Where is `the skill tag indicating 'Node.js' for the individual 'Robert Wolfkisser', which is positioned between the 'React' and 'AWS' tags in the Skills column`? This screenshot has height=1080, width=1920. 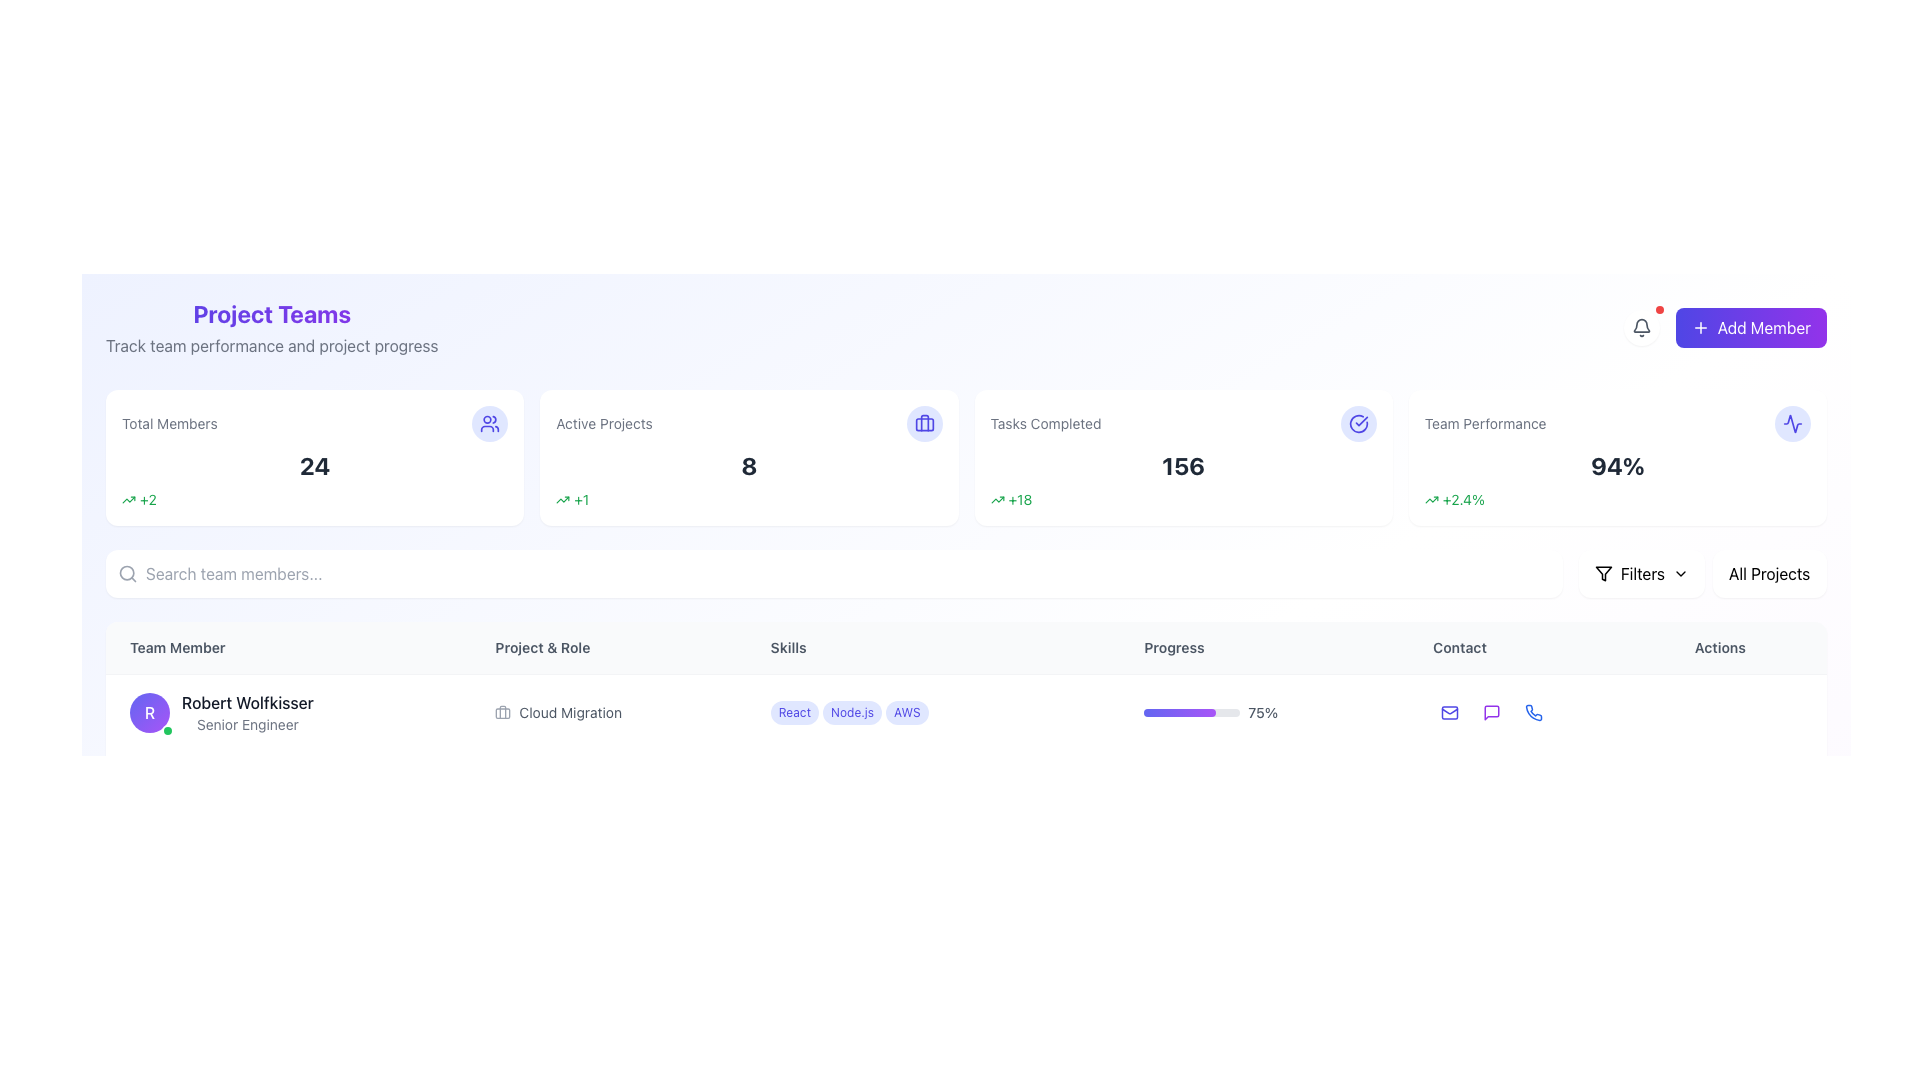
the skill tag indicating 'Node.js' for the individual 'Robert Wolfkisser', which is positioned between the 'React' and 'AWS' tags in the Skills column is located at coordinates (852, 712).